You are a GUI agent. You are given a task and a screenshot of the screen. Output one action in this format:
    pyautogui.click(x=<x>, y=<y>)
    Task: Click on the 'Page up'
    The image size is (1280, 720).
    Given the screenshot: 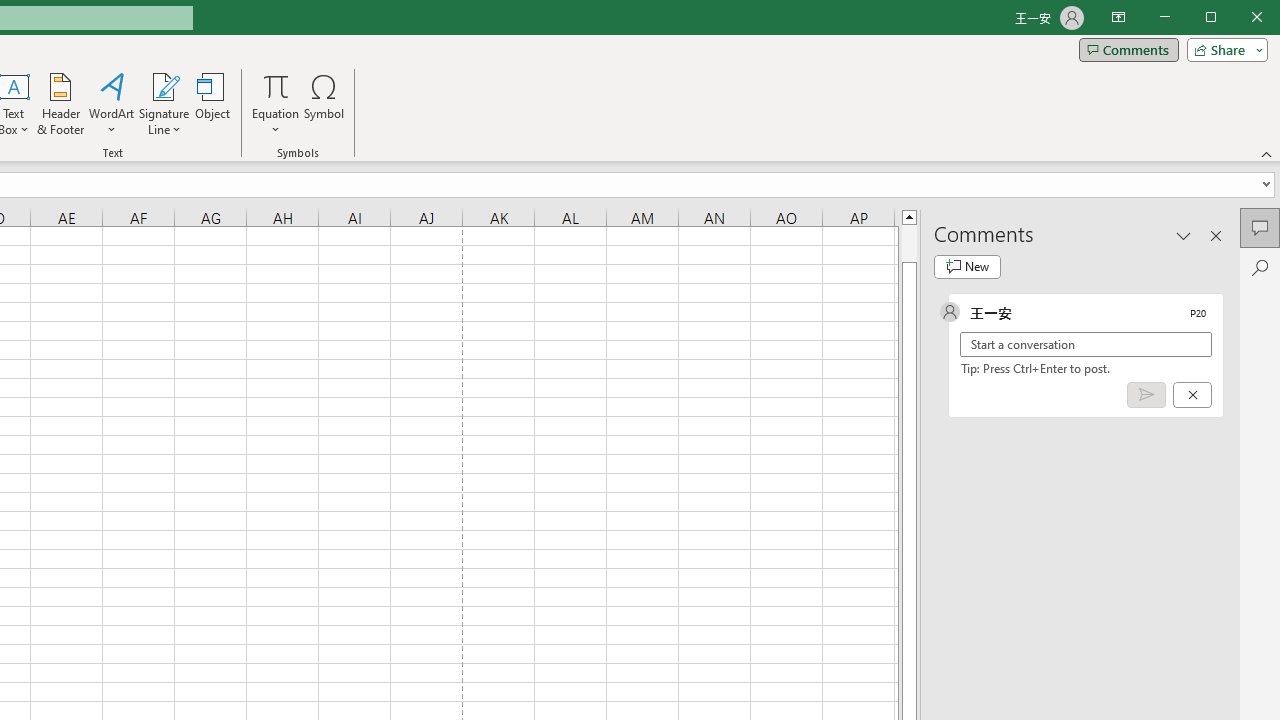 What is the action you would take?
    pyautogui.click(x=908, y=242)
    